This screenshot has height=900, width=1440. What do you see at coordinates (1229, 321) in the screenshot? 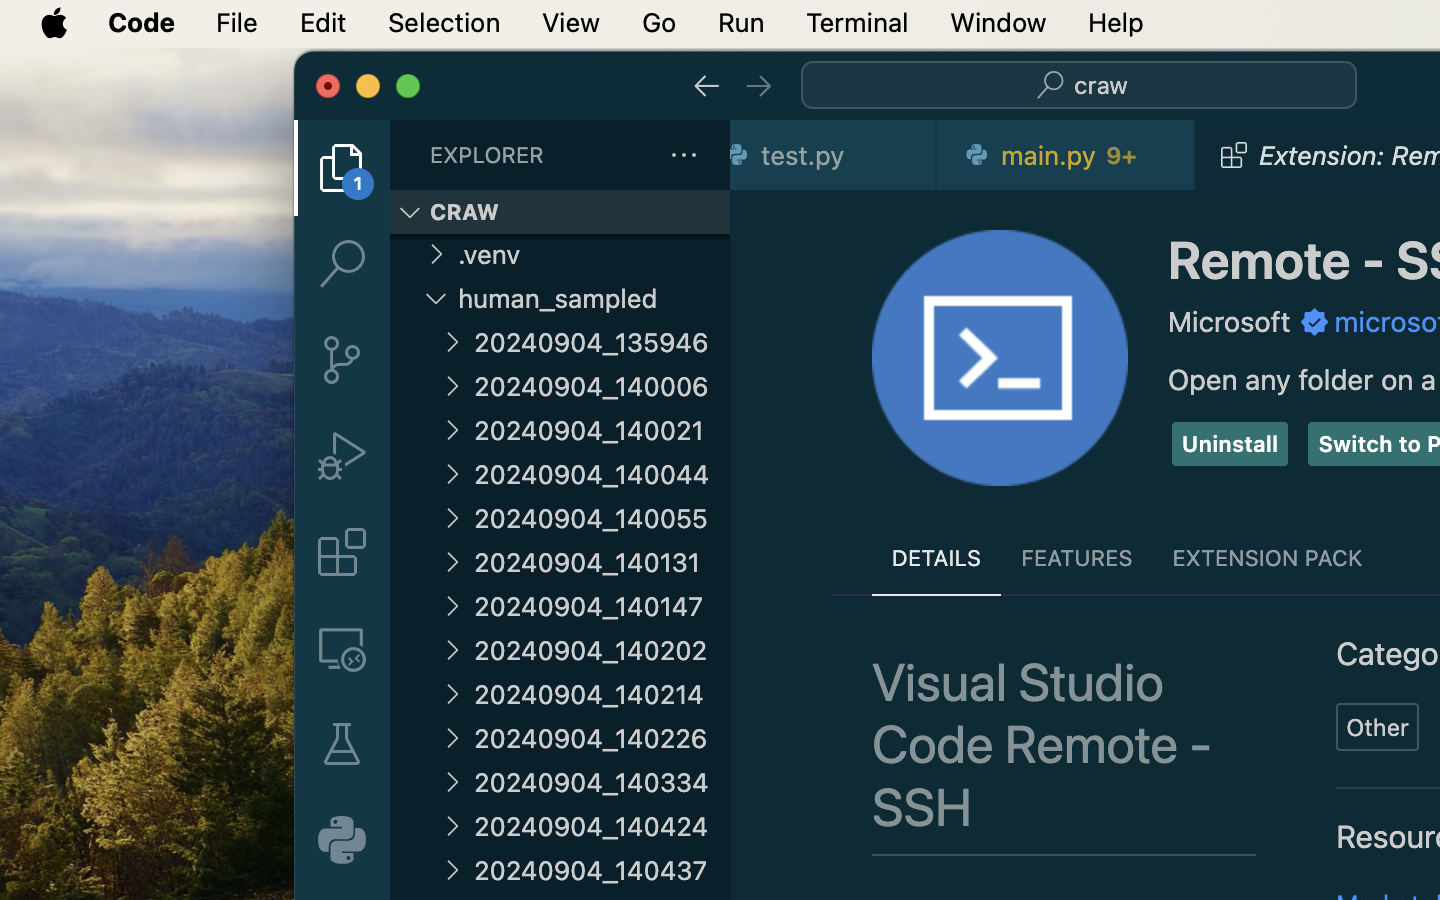
I see `'Microsoft'` at bounding box center [1229, 321].